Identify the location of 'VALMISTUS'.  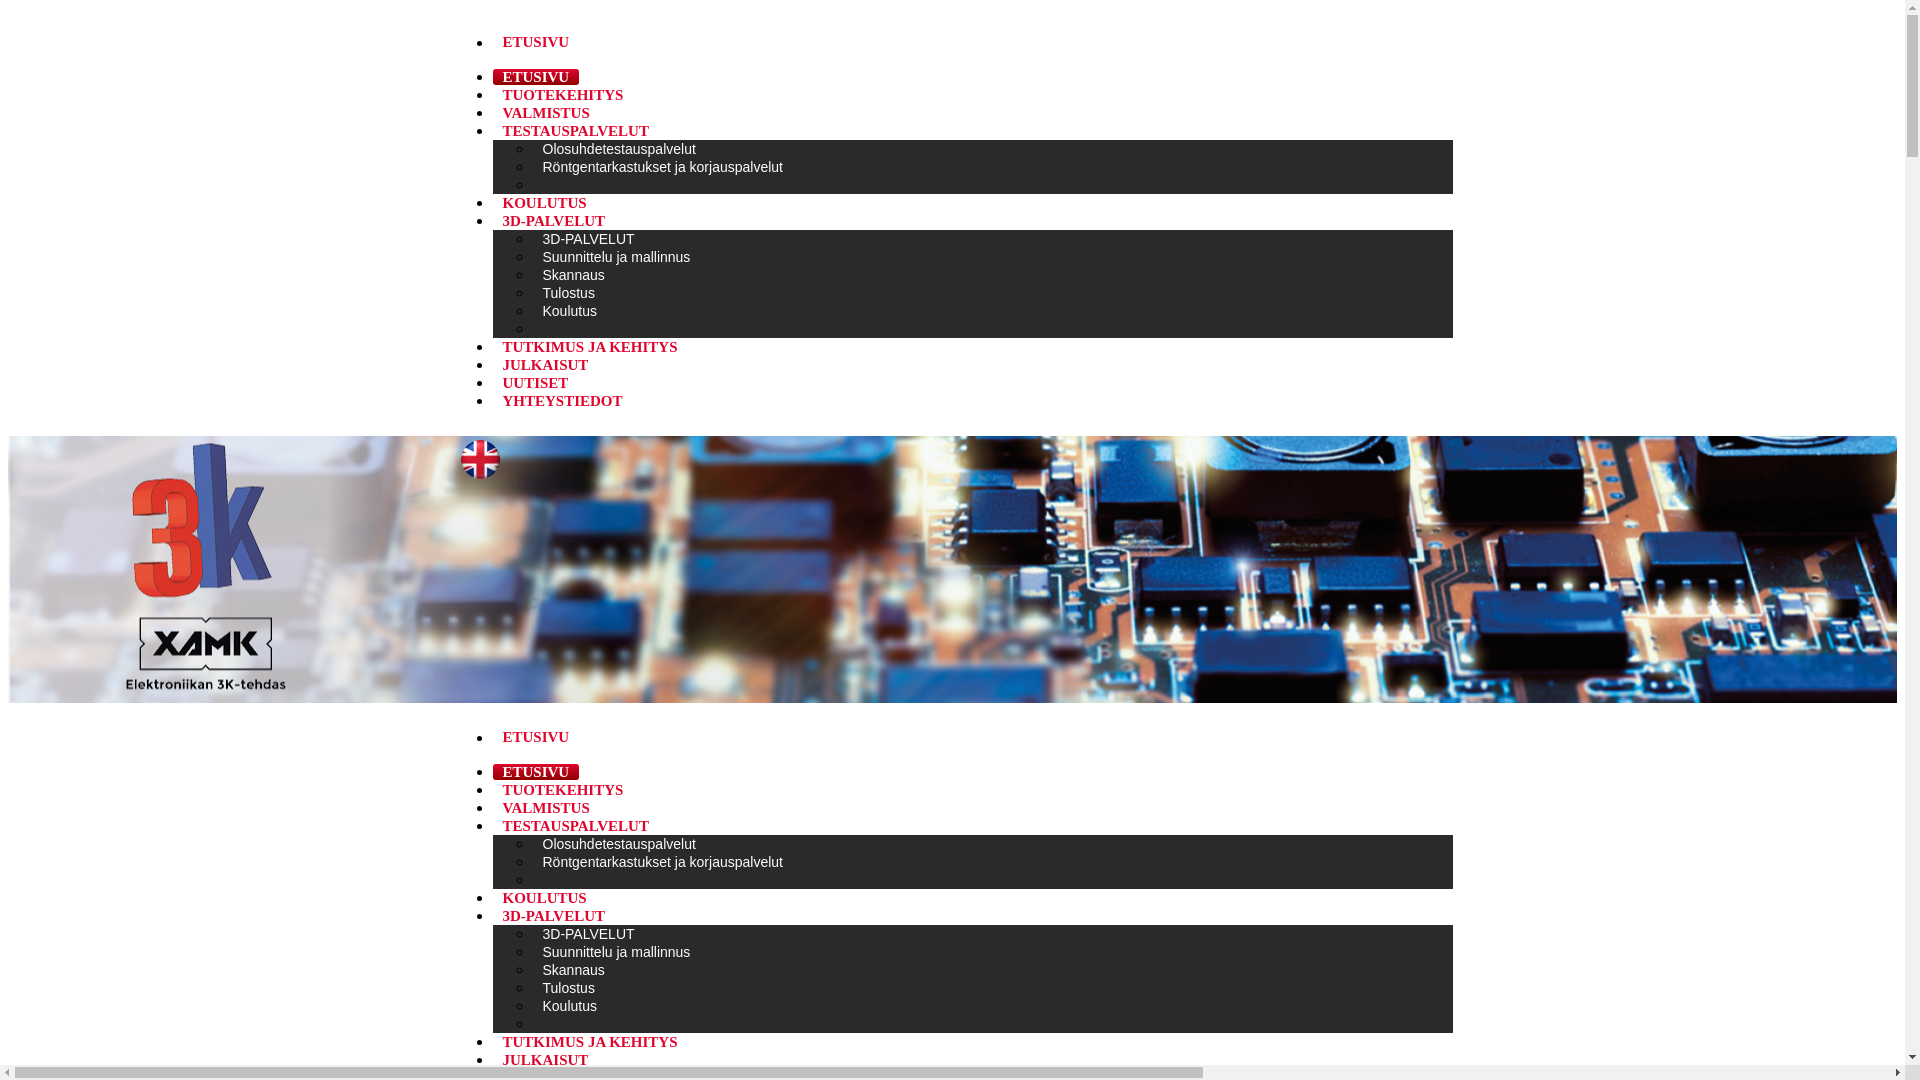
(545, 806).